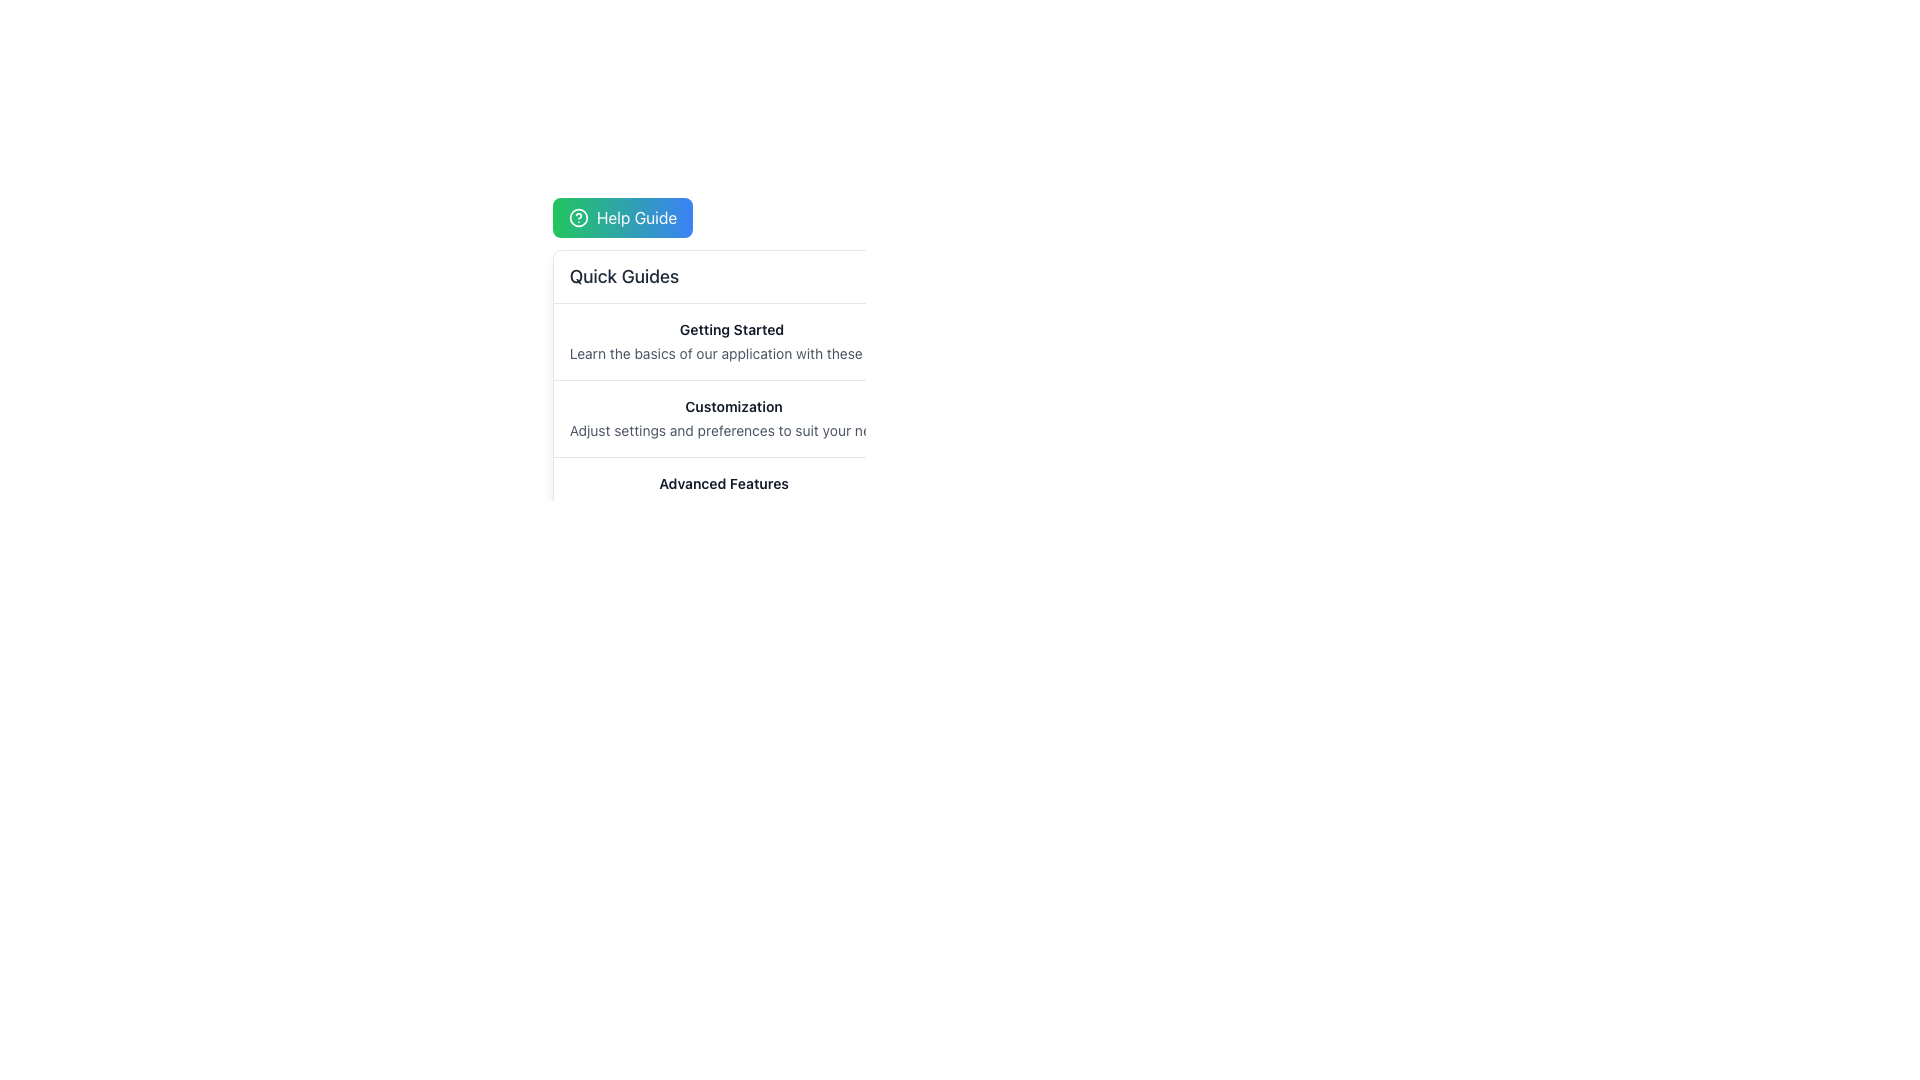 This screenshot has width=1920, height=1080. Describe the element at coordinates (743, 341) in the screenshot. I see `the 'Getting Started' static informational card in the 'Quick Guides' section` at that location.